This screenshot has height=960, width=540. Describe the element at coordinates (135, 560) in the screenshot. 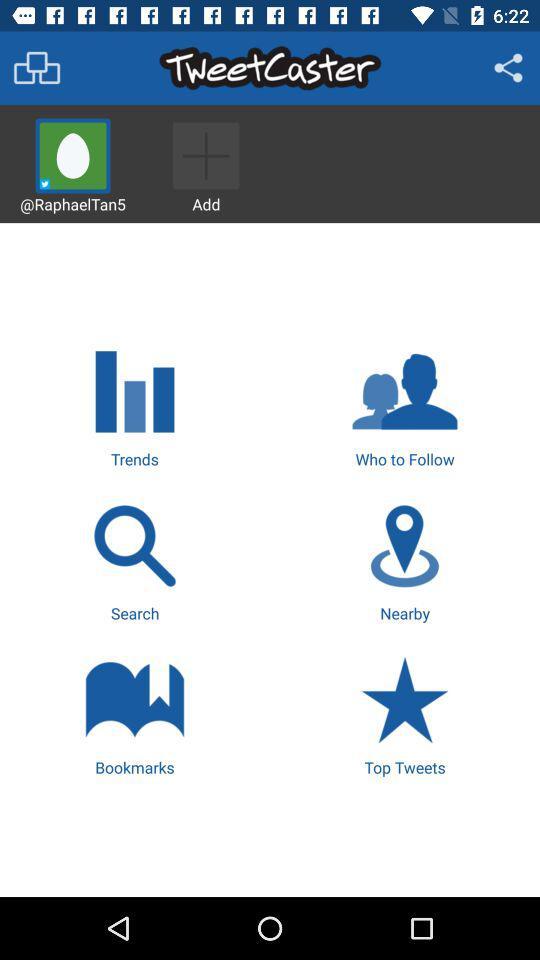

I see `item below trends` at that location.